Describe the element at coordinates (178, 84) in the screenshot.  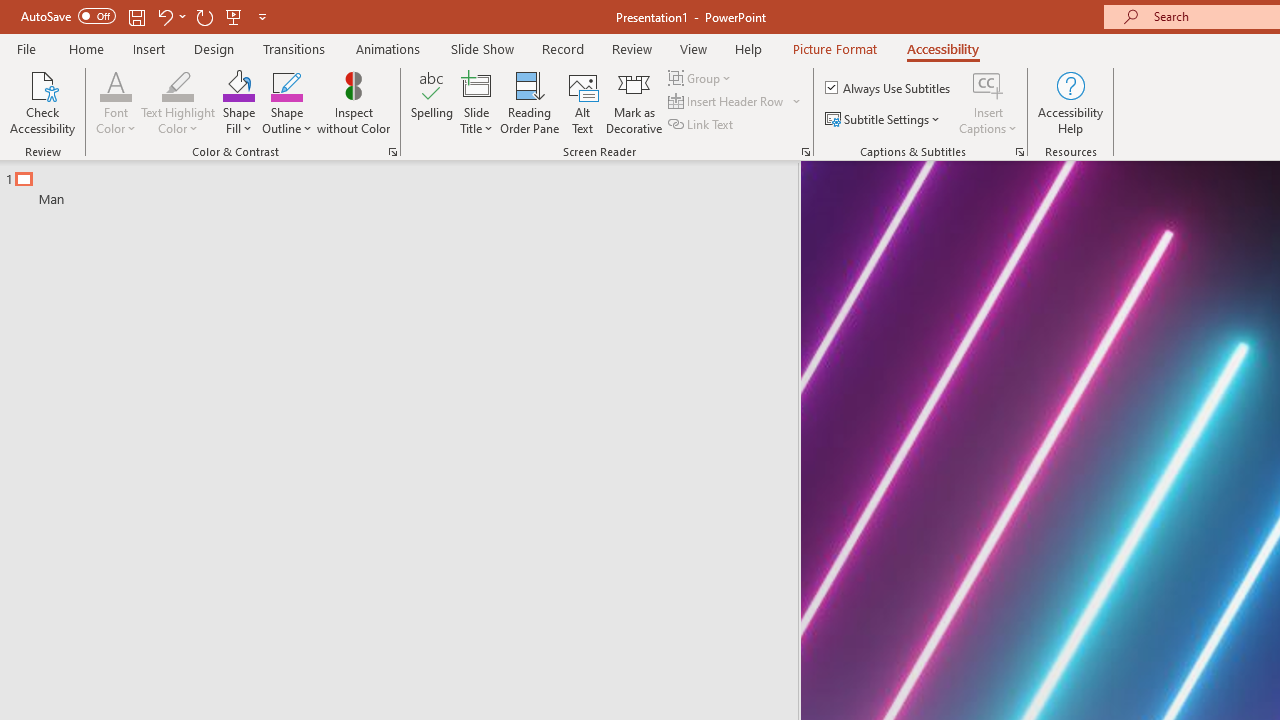
I see `'Text Highlight Color'` at that location.